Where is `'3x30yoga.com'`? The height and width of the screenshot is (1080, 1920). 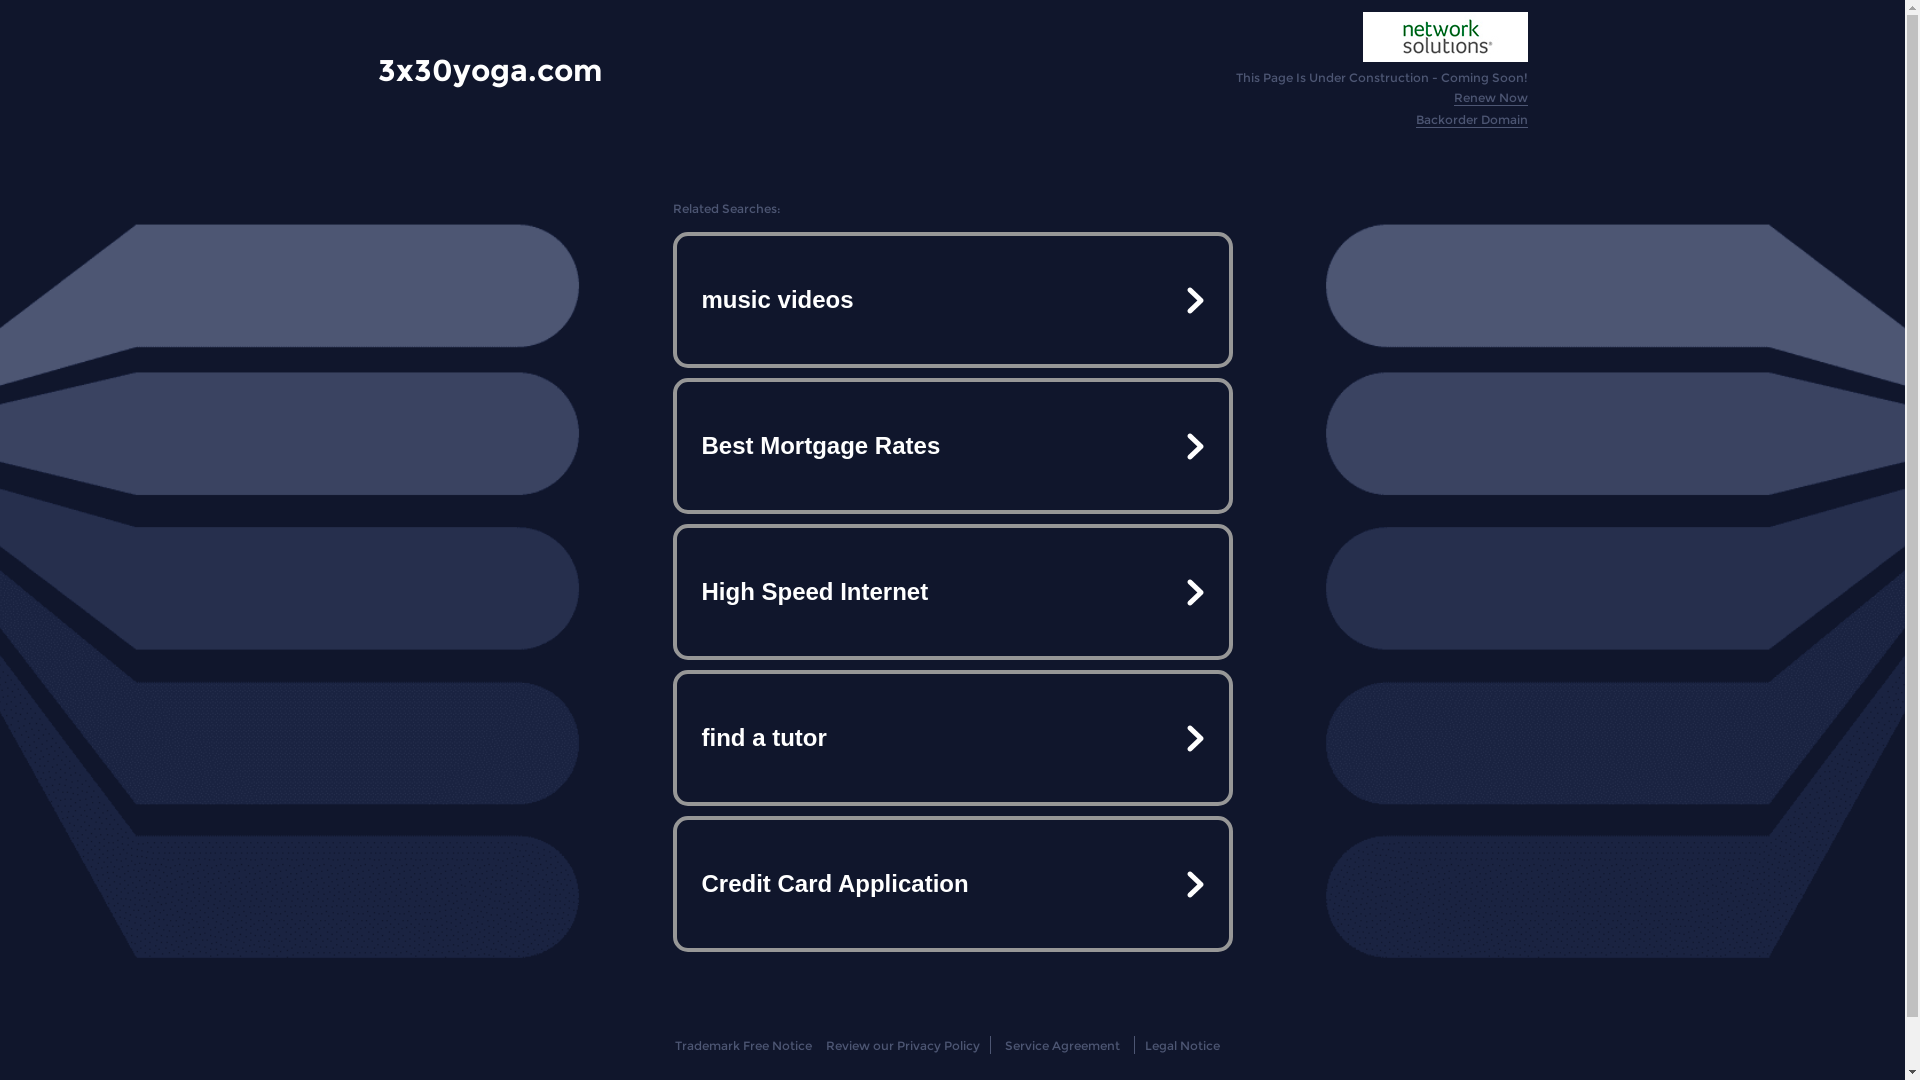
'3x30yoga.com' is located at coordinates (489, 69).